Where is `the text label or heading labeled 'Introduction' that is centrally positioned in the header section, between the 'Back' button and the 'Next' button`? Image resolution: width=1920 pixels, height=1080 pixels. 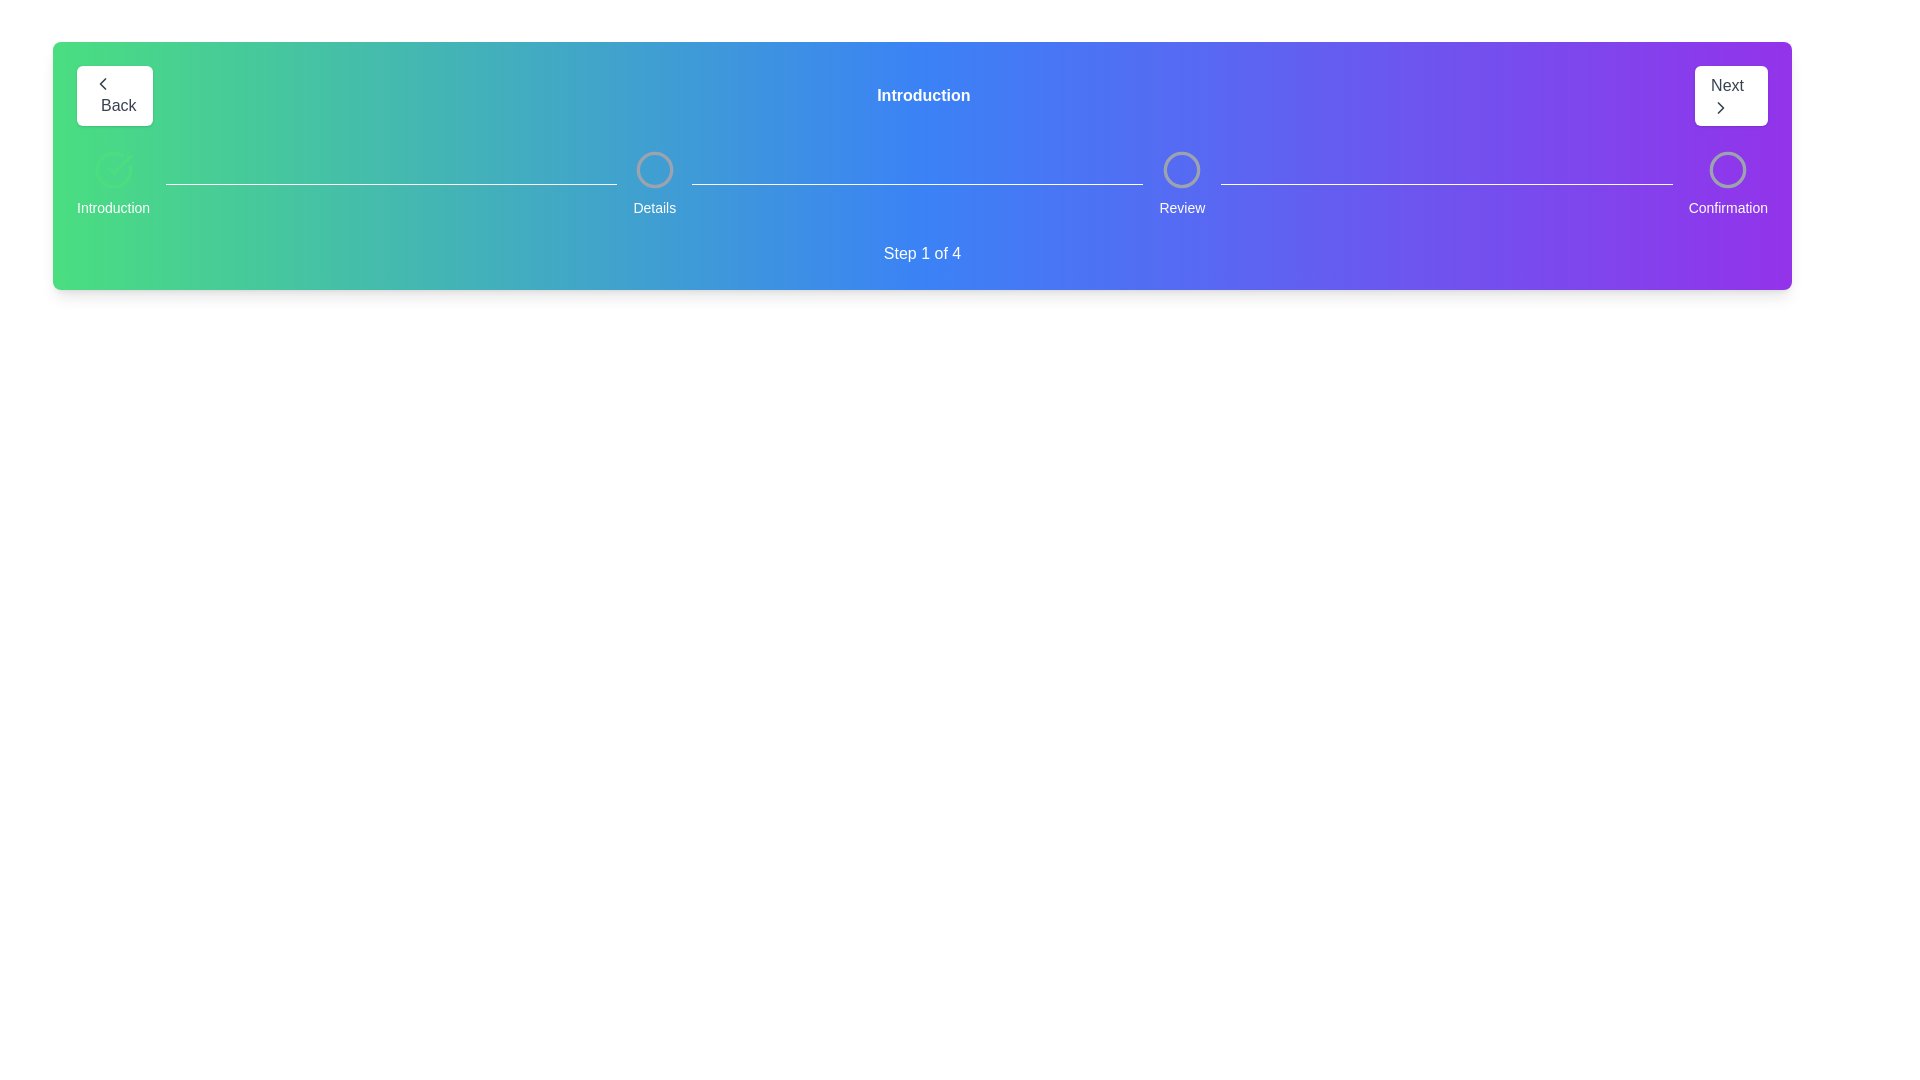
the text label or heading labeled 'Introduction' that is centrally positioned in the header section, between the 'Back' button and the 'Next' button is located at coordinates (921, 96).